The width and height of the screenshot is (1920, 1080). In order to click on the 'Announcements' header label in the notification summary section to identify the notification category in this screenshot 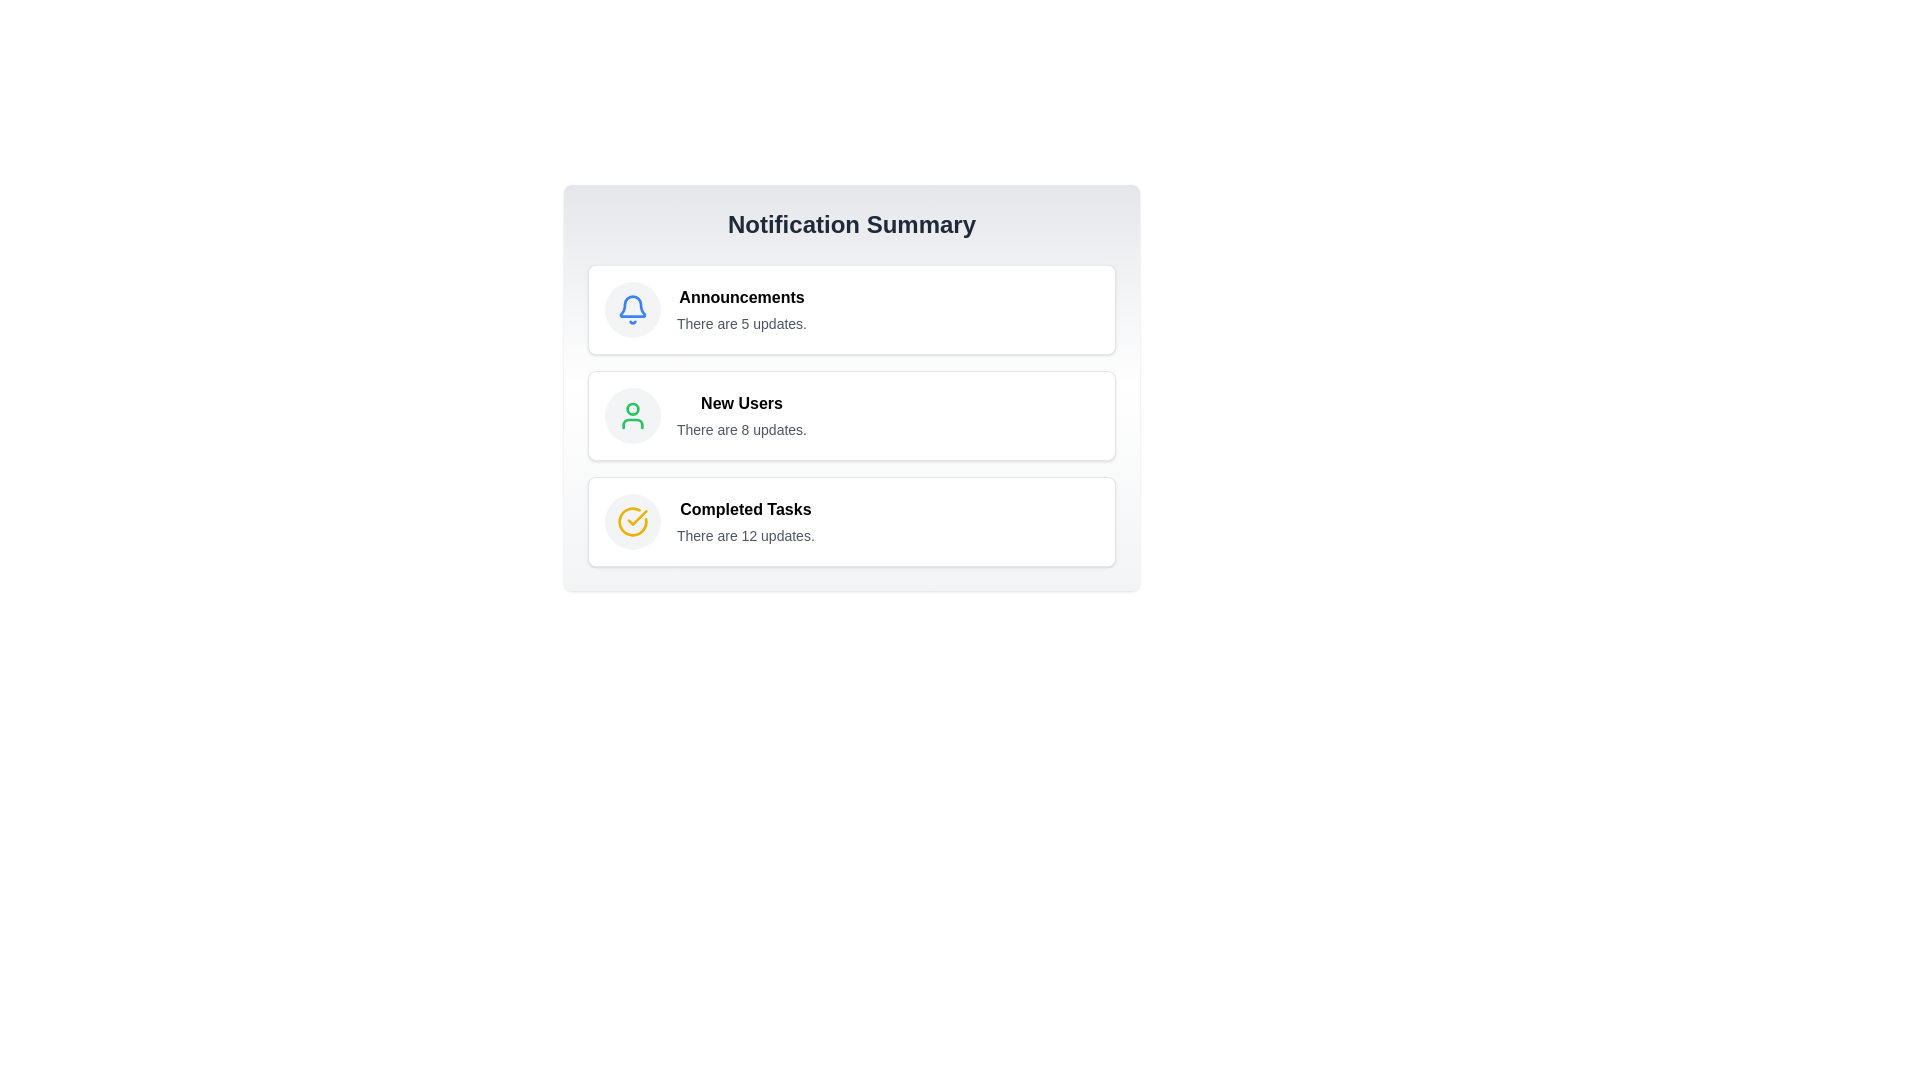, I will do `click(741, 297)`.